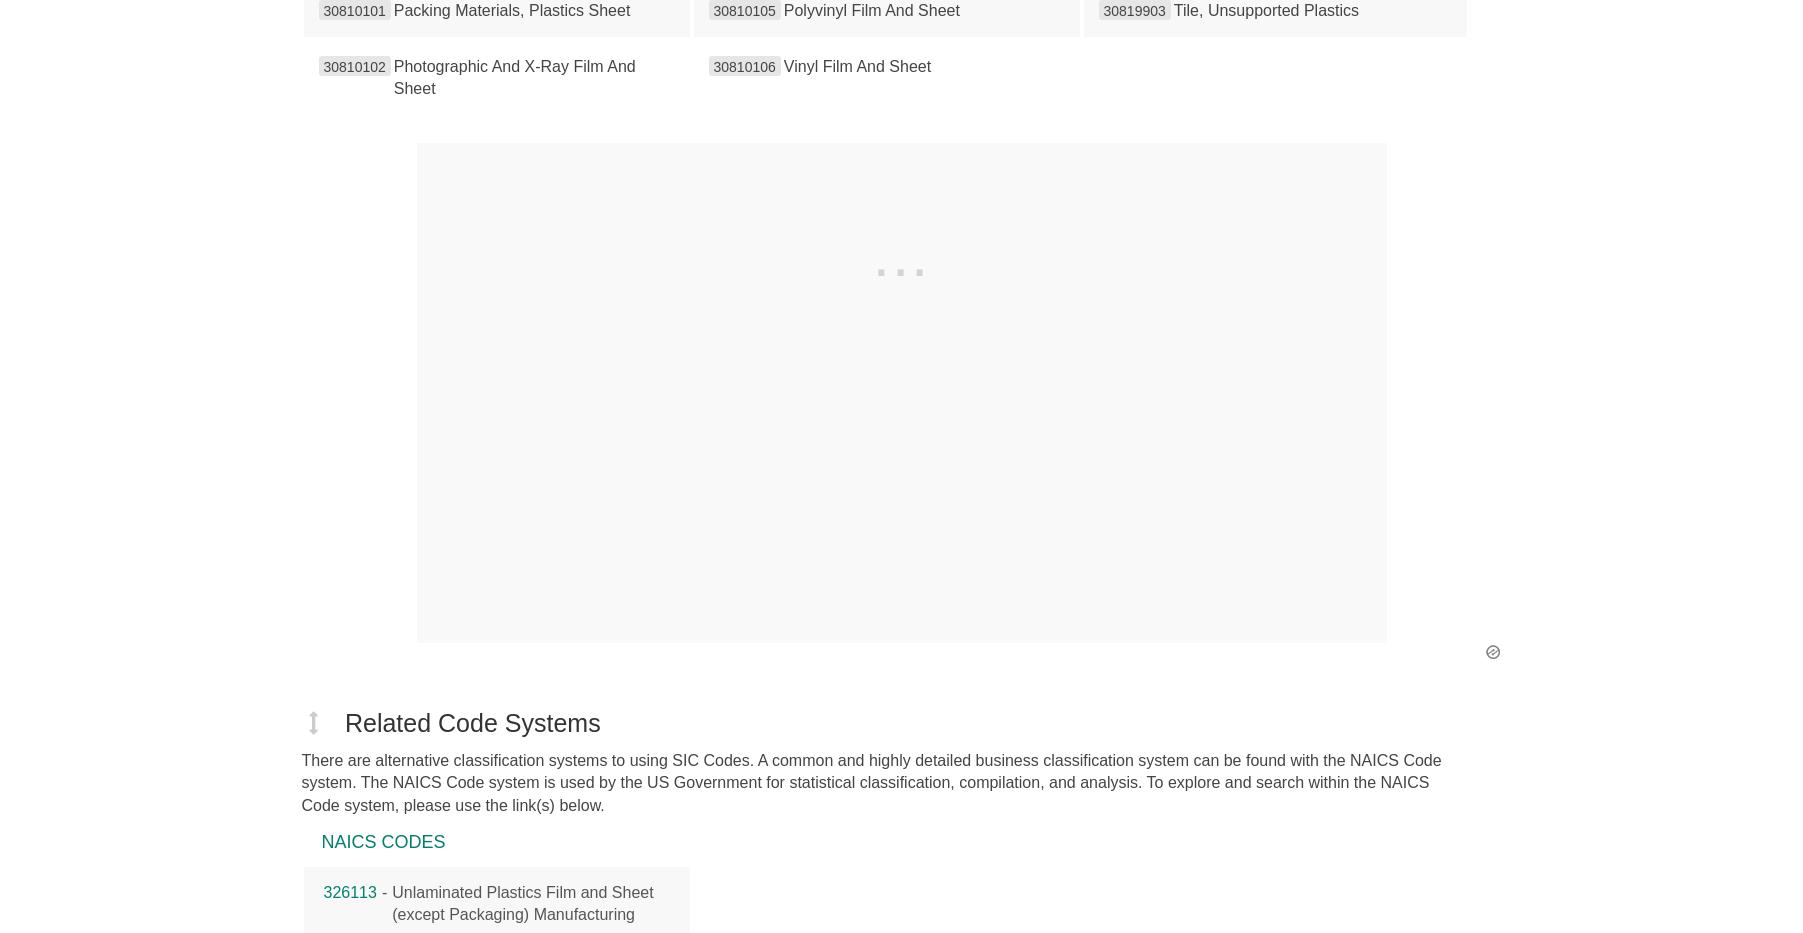 This screenshot has height=933, width=1803. What do you see at coordinates (510, 8) in the screenshot?
I see `'Packing Materials, Plastics Sheet'` at bounding box center [510, 8].